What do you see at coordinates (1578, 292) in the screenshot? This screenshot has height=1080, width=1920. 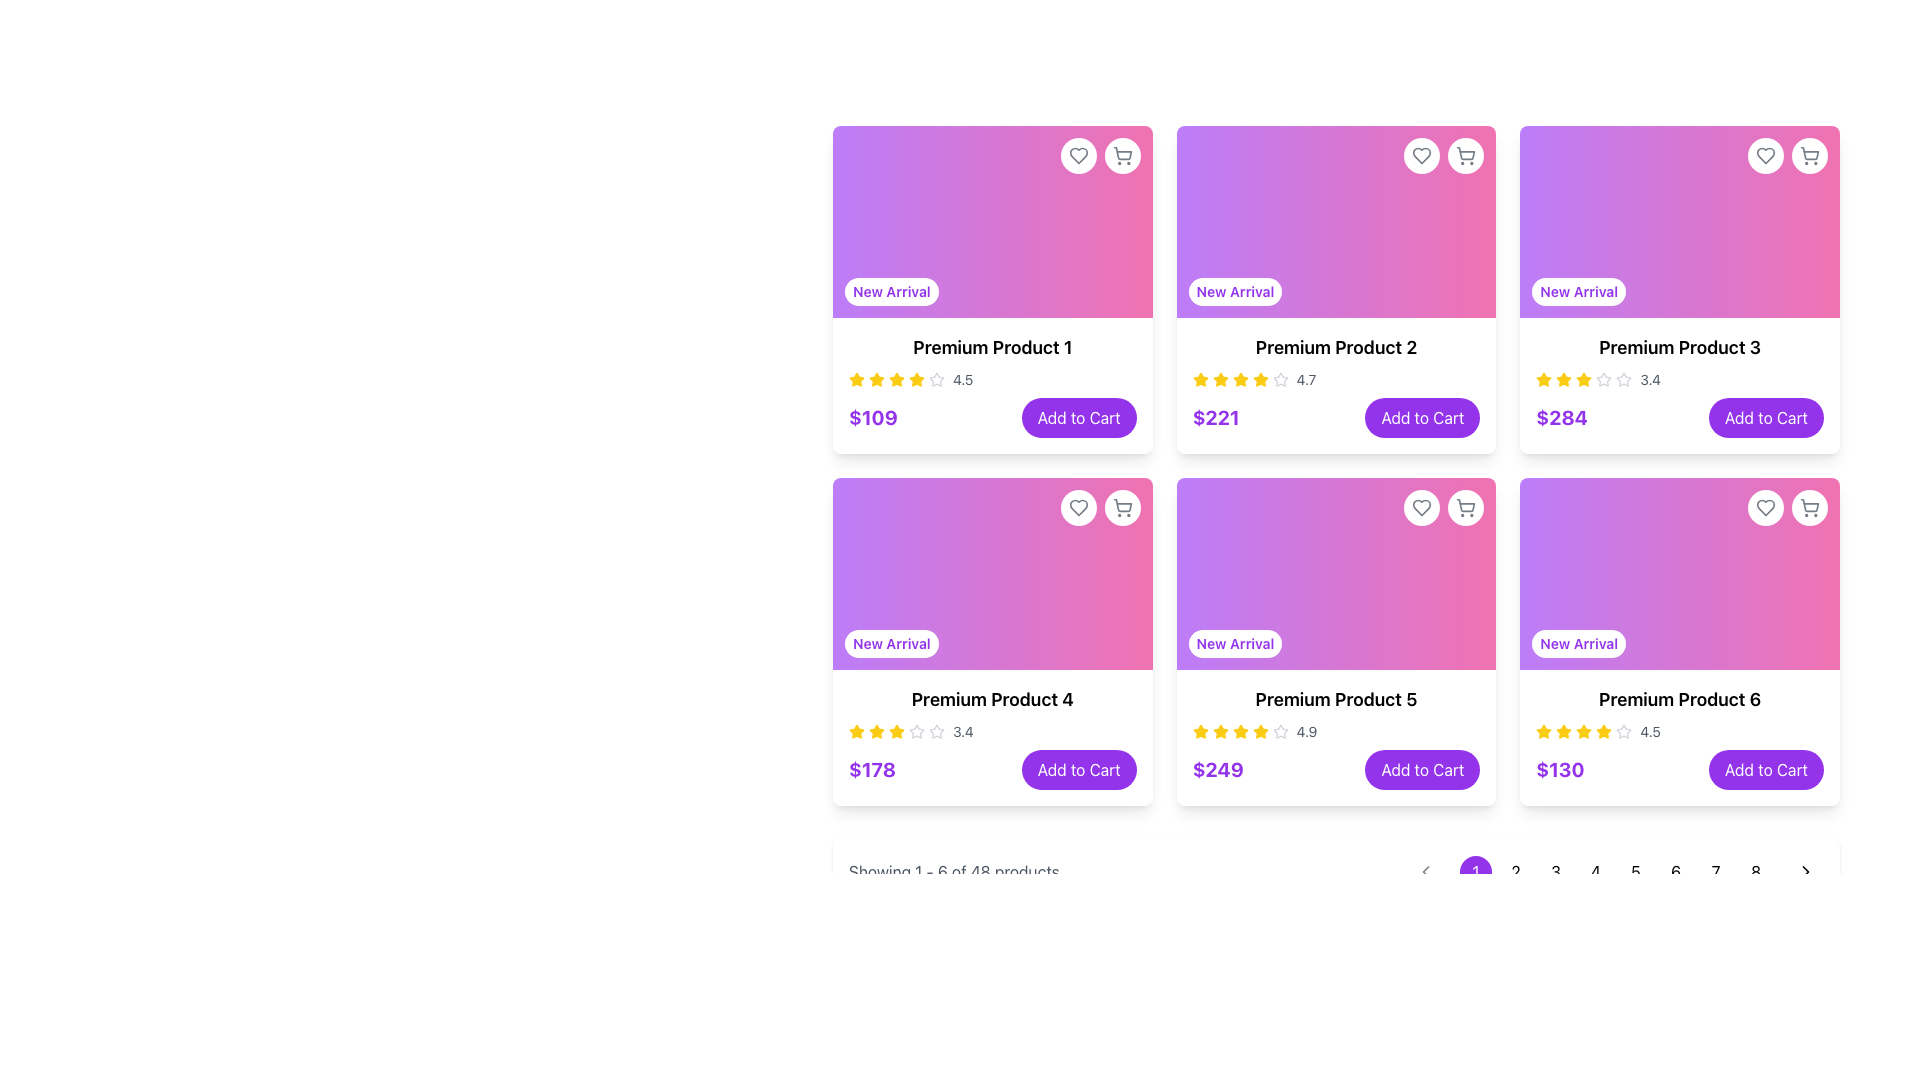 I see `the informational label indicating that the product is a newly arrived item, located in the bottom-left corner of the 'Premium Product 3' card, above the product title` at bounding box center [1578, 292].